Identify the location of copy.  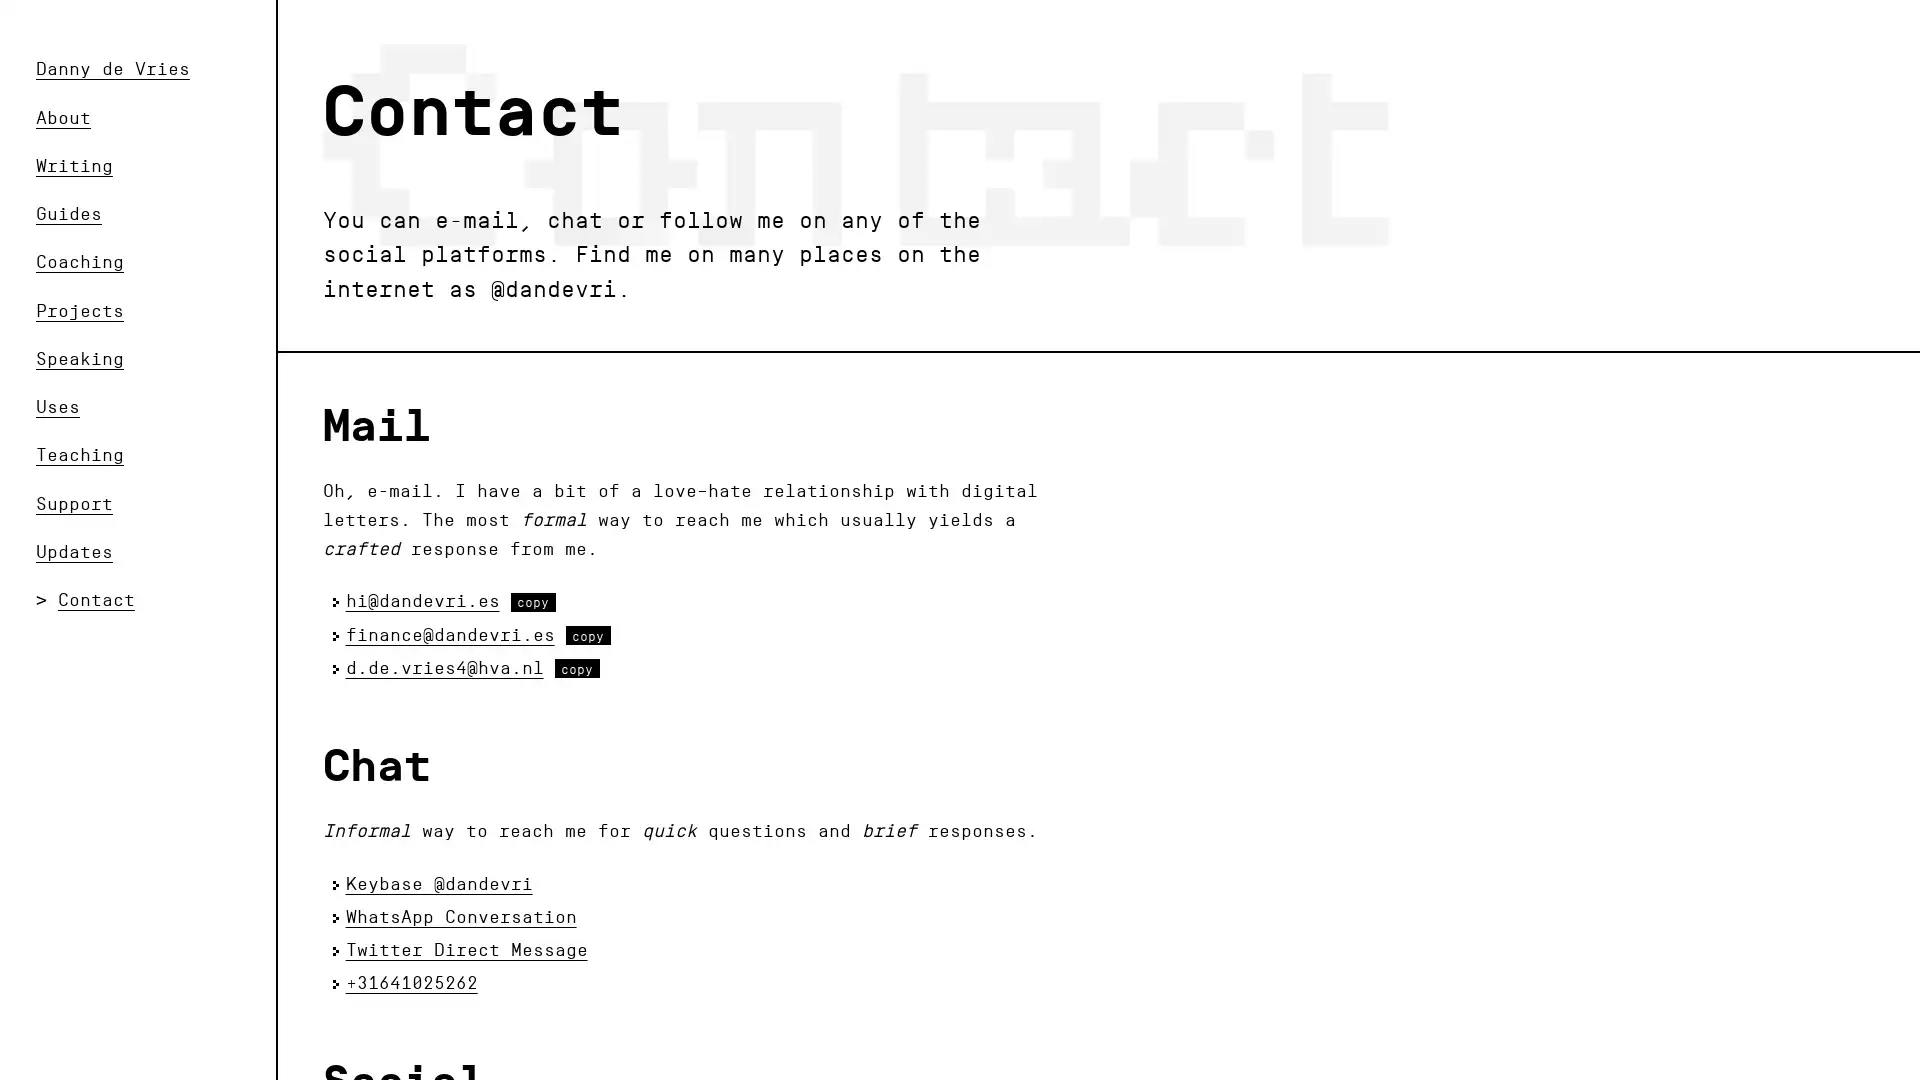
(575, 667).